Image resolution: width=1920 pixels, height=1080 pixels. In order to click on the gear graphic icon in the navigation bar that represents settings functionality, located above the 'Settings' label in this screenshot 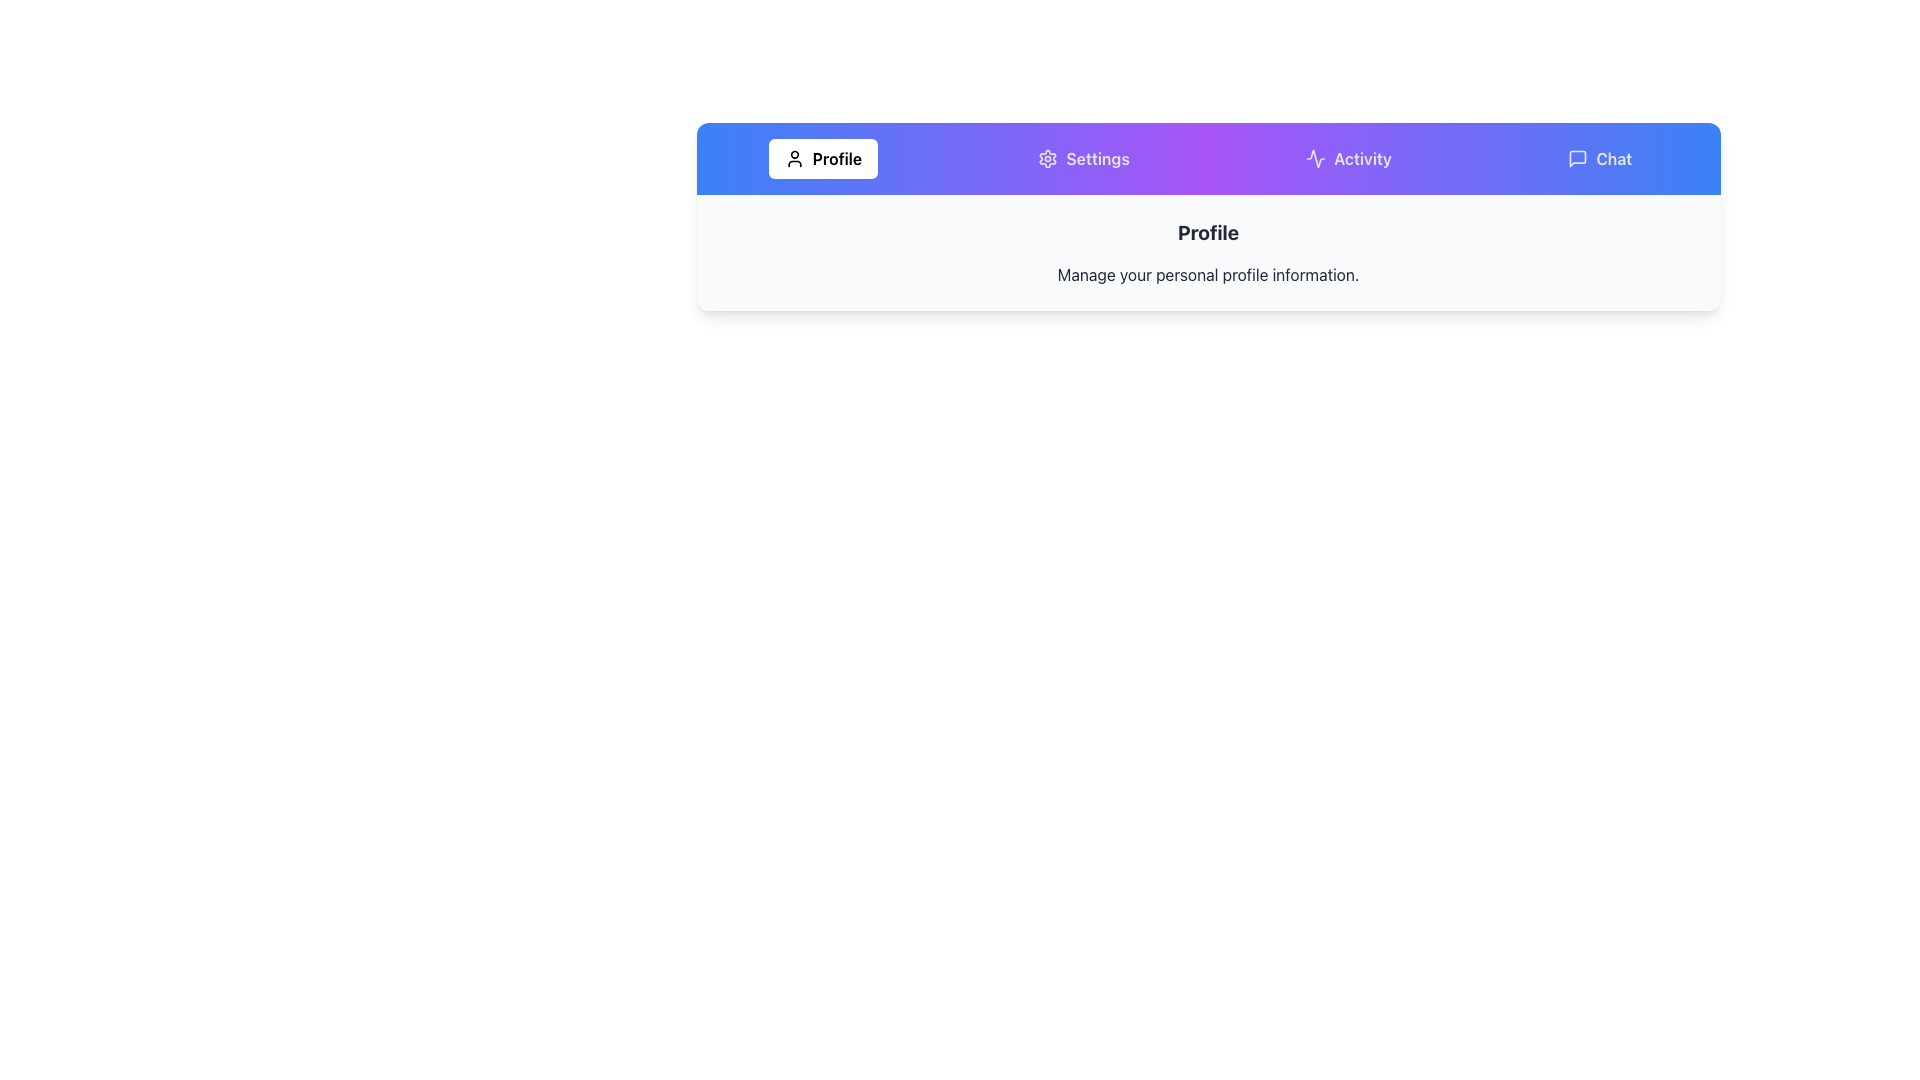, I will do `click(1047, 157)`.